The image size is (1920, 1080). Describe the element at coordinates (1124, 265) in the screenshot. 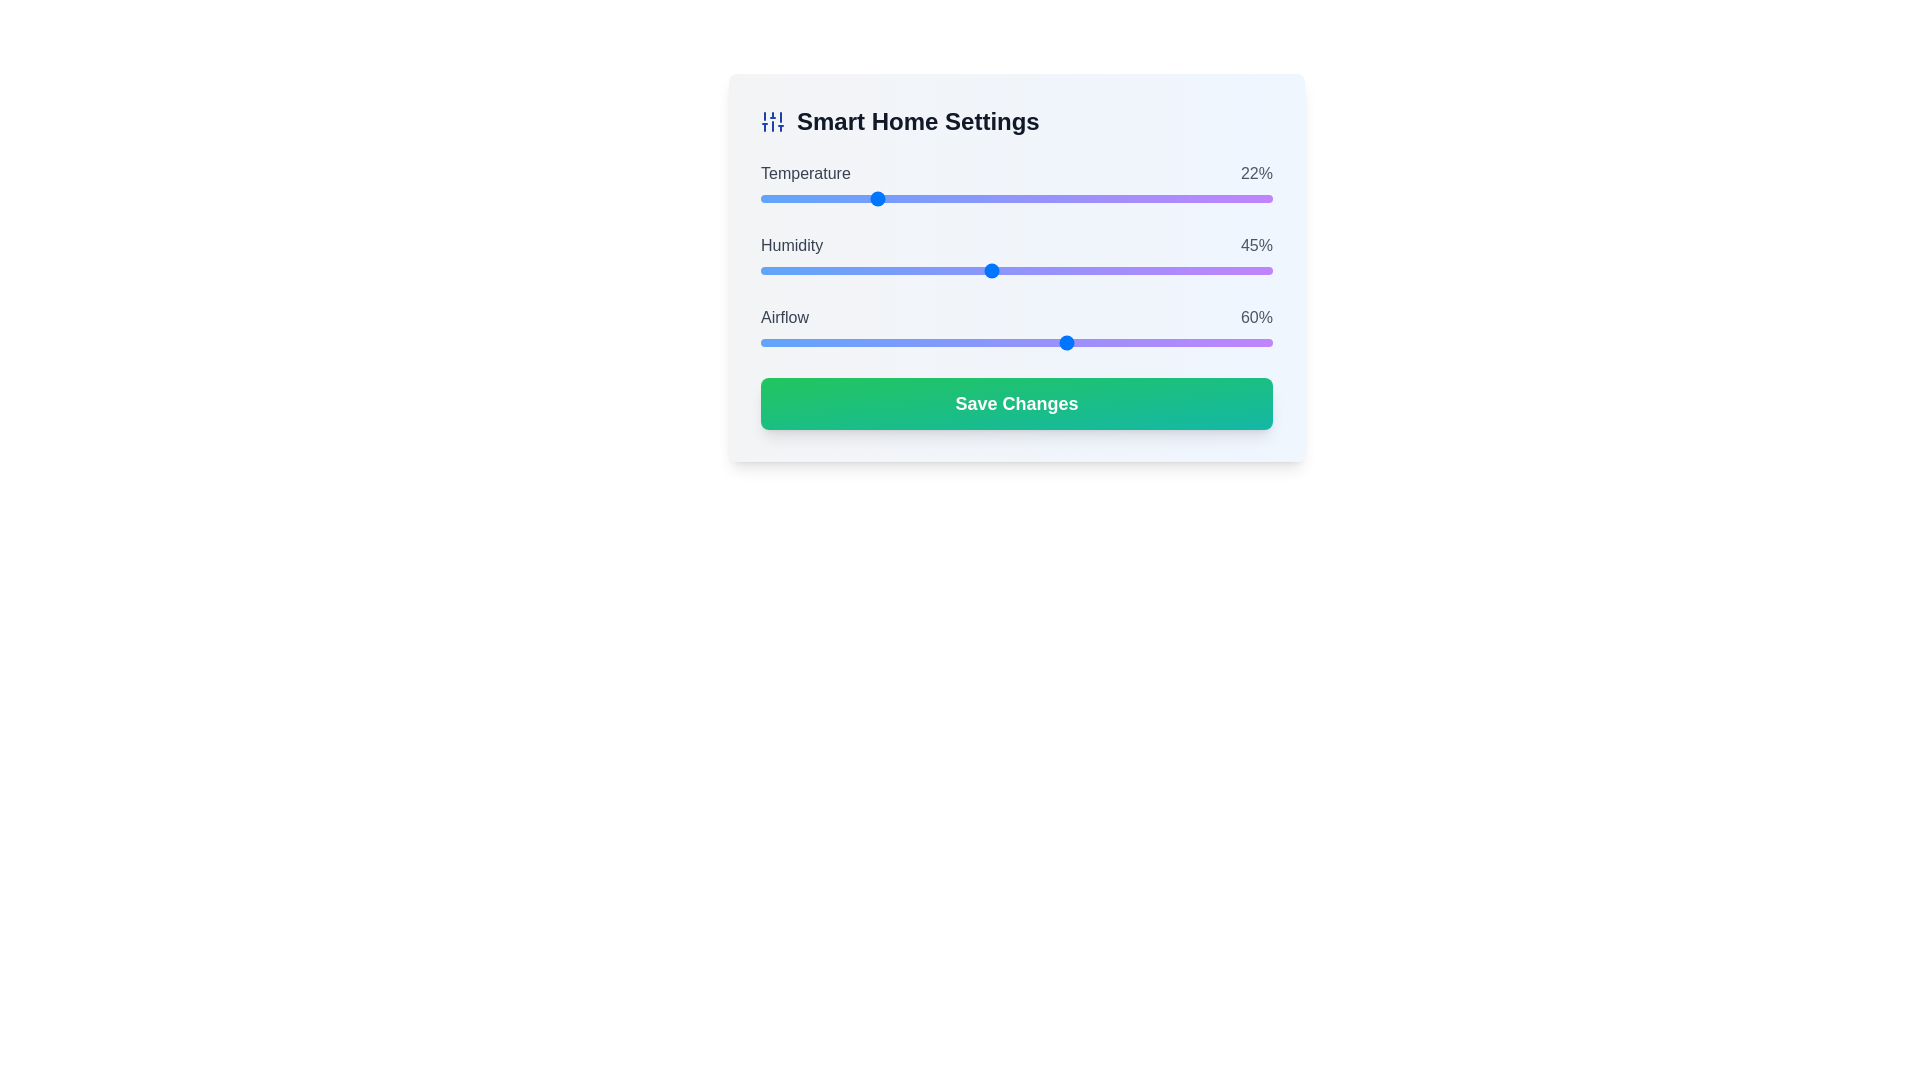

I see `the humidity level` at that location.